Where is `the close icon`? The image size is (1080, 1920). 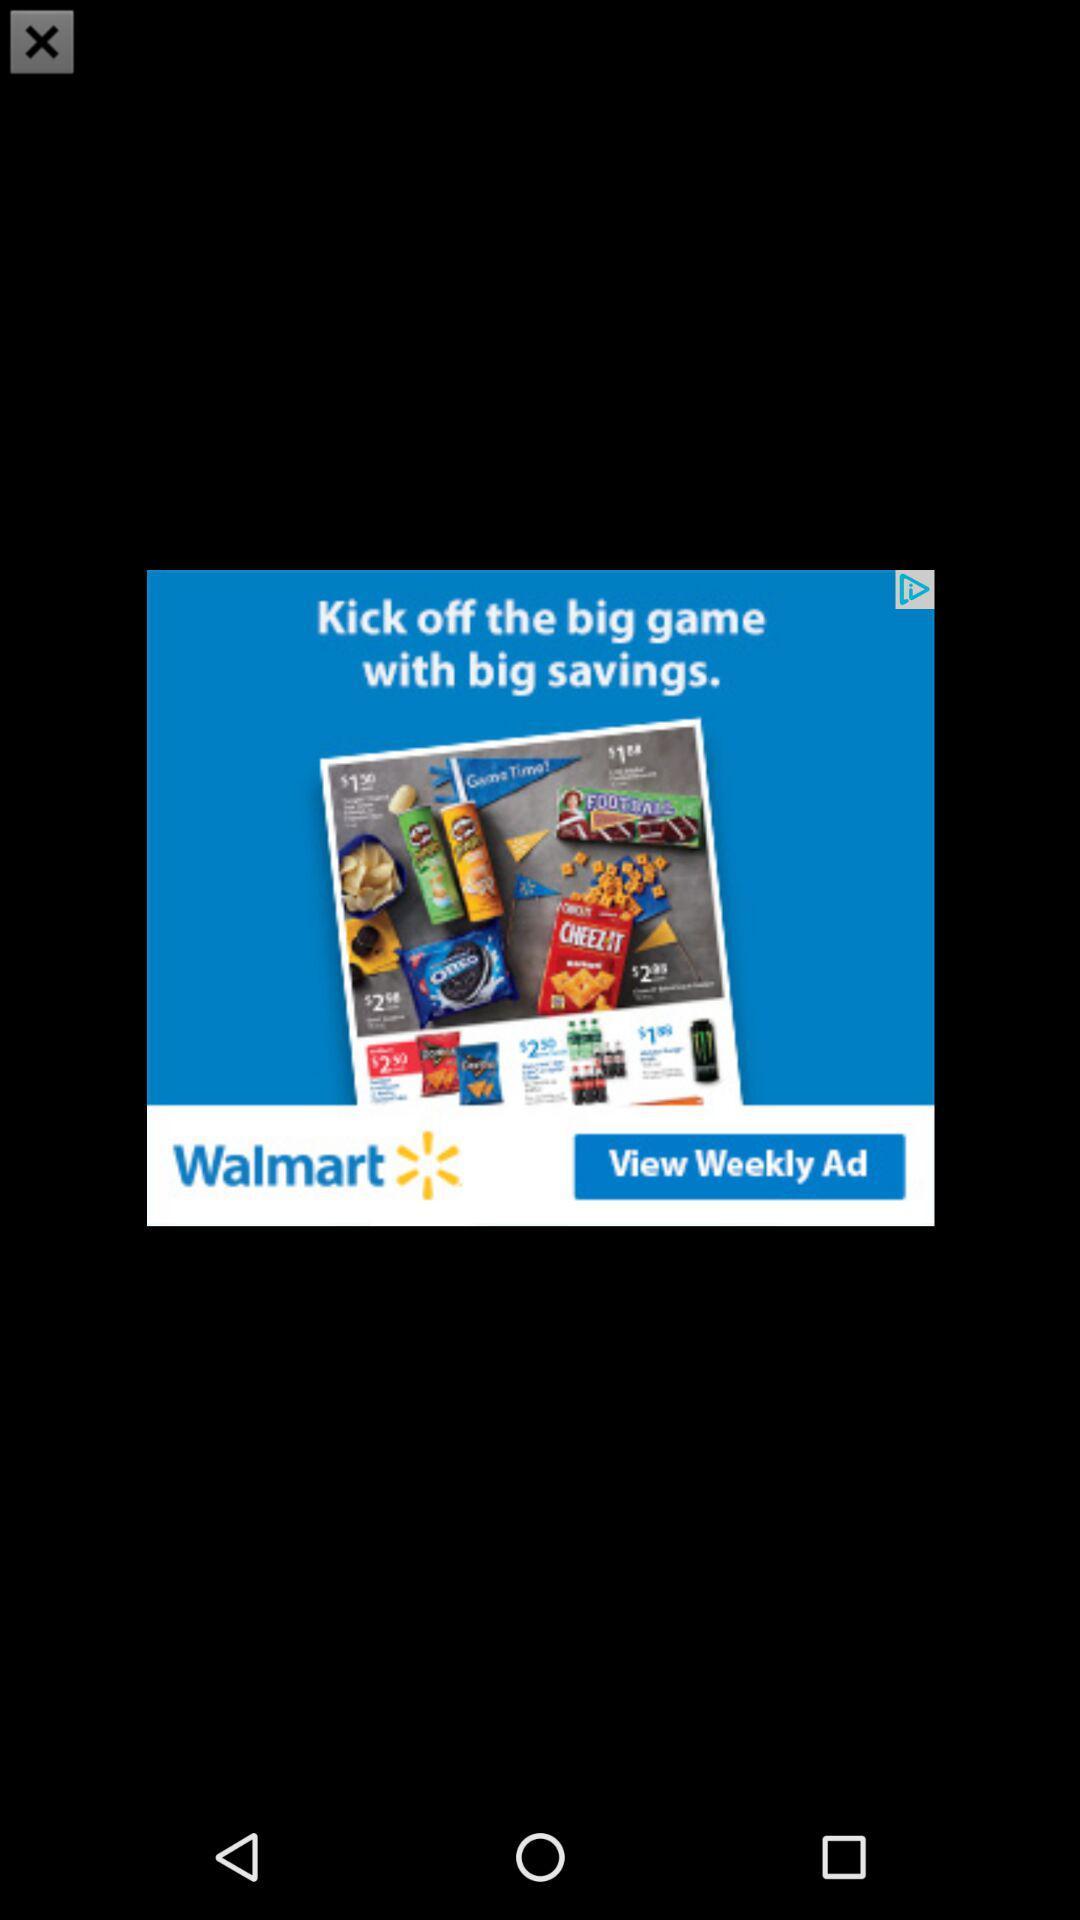 the close icon is located at coordinates (42, 44).